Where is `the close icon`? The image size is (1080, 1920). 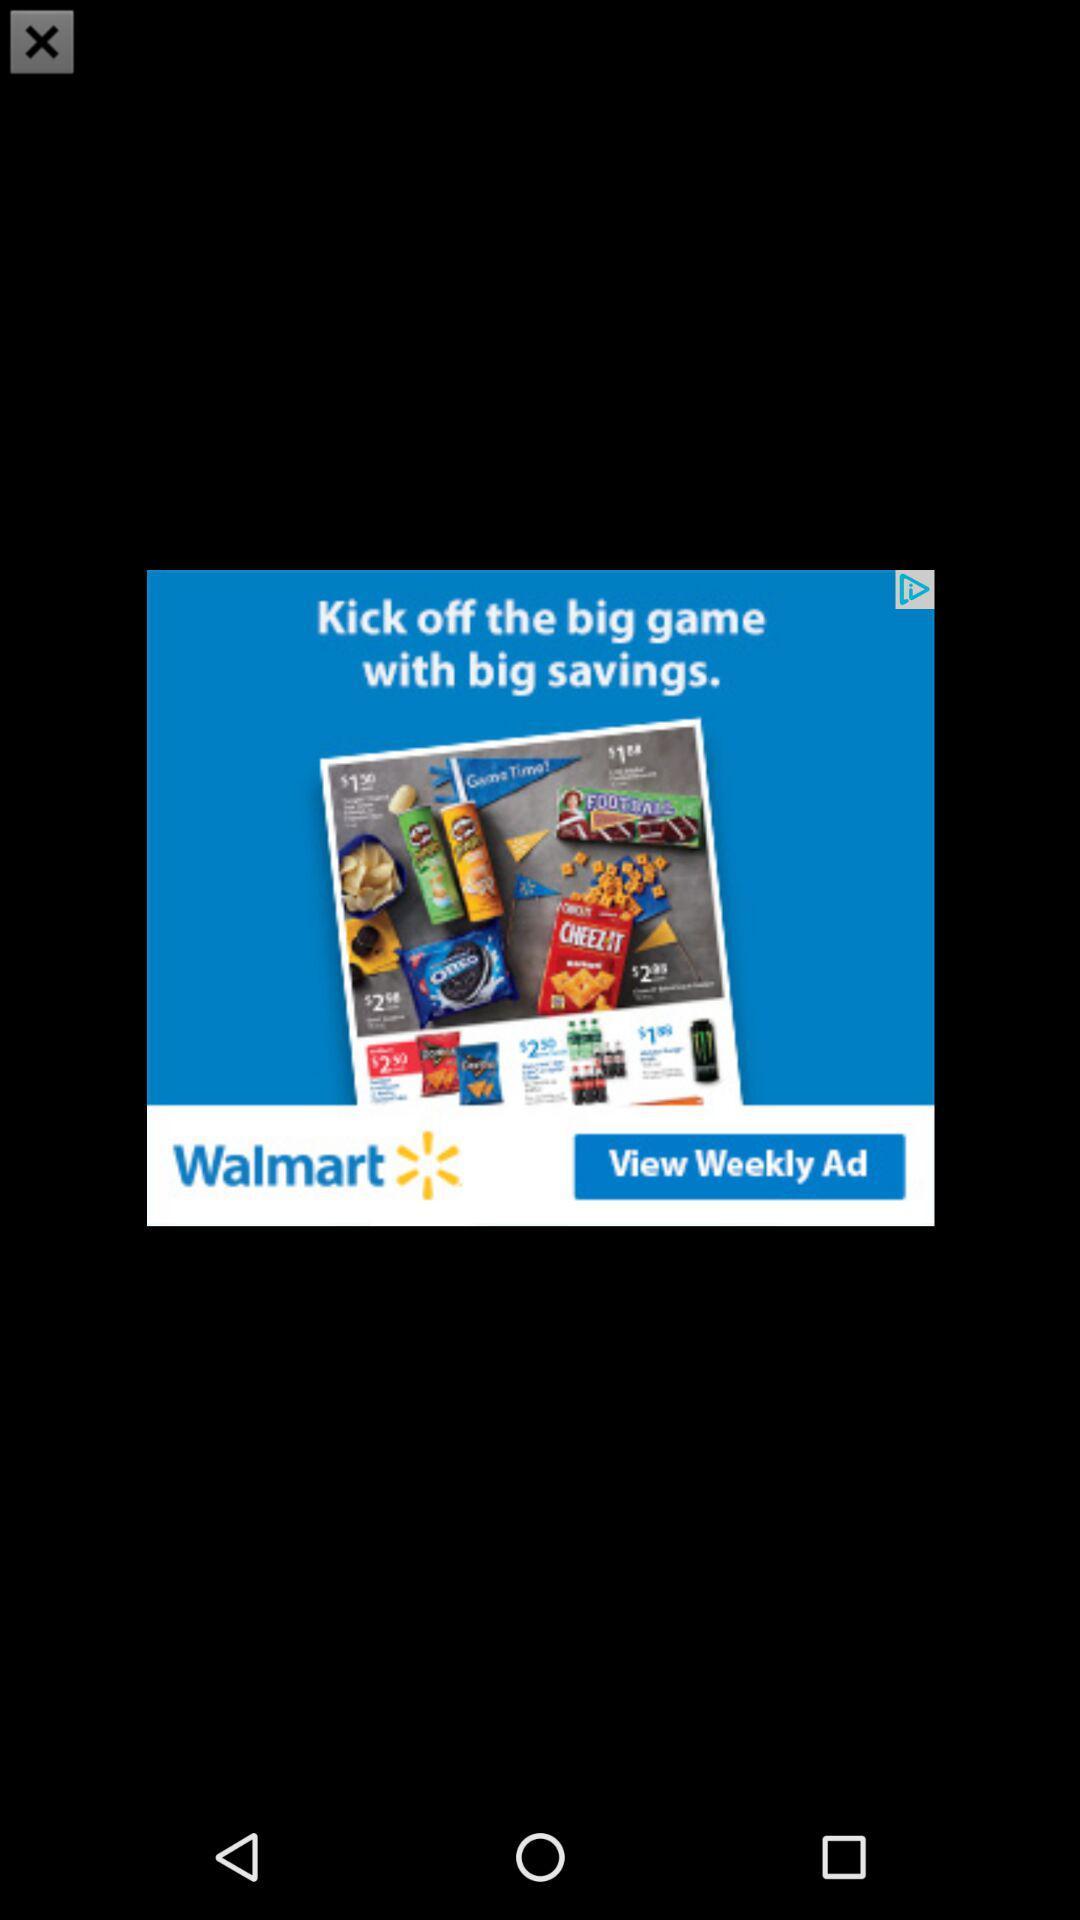 the close icon is located at coordinates (42, 44).